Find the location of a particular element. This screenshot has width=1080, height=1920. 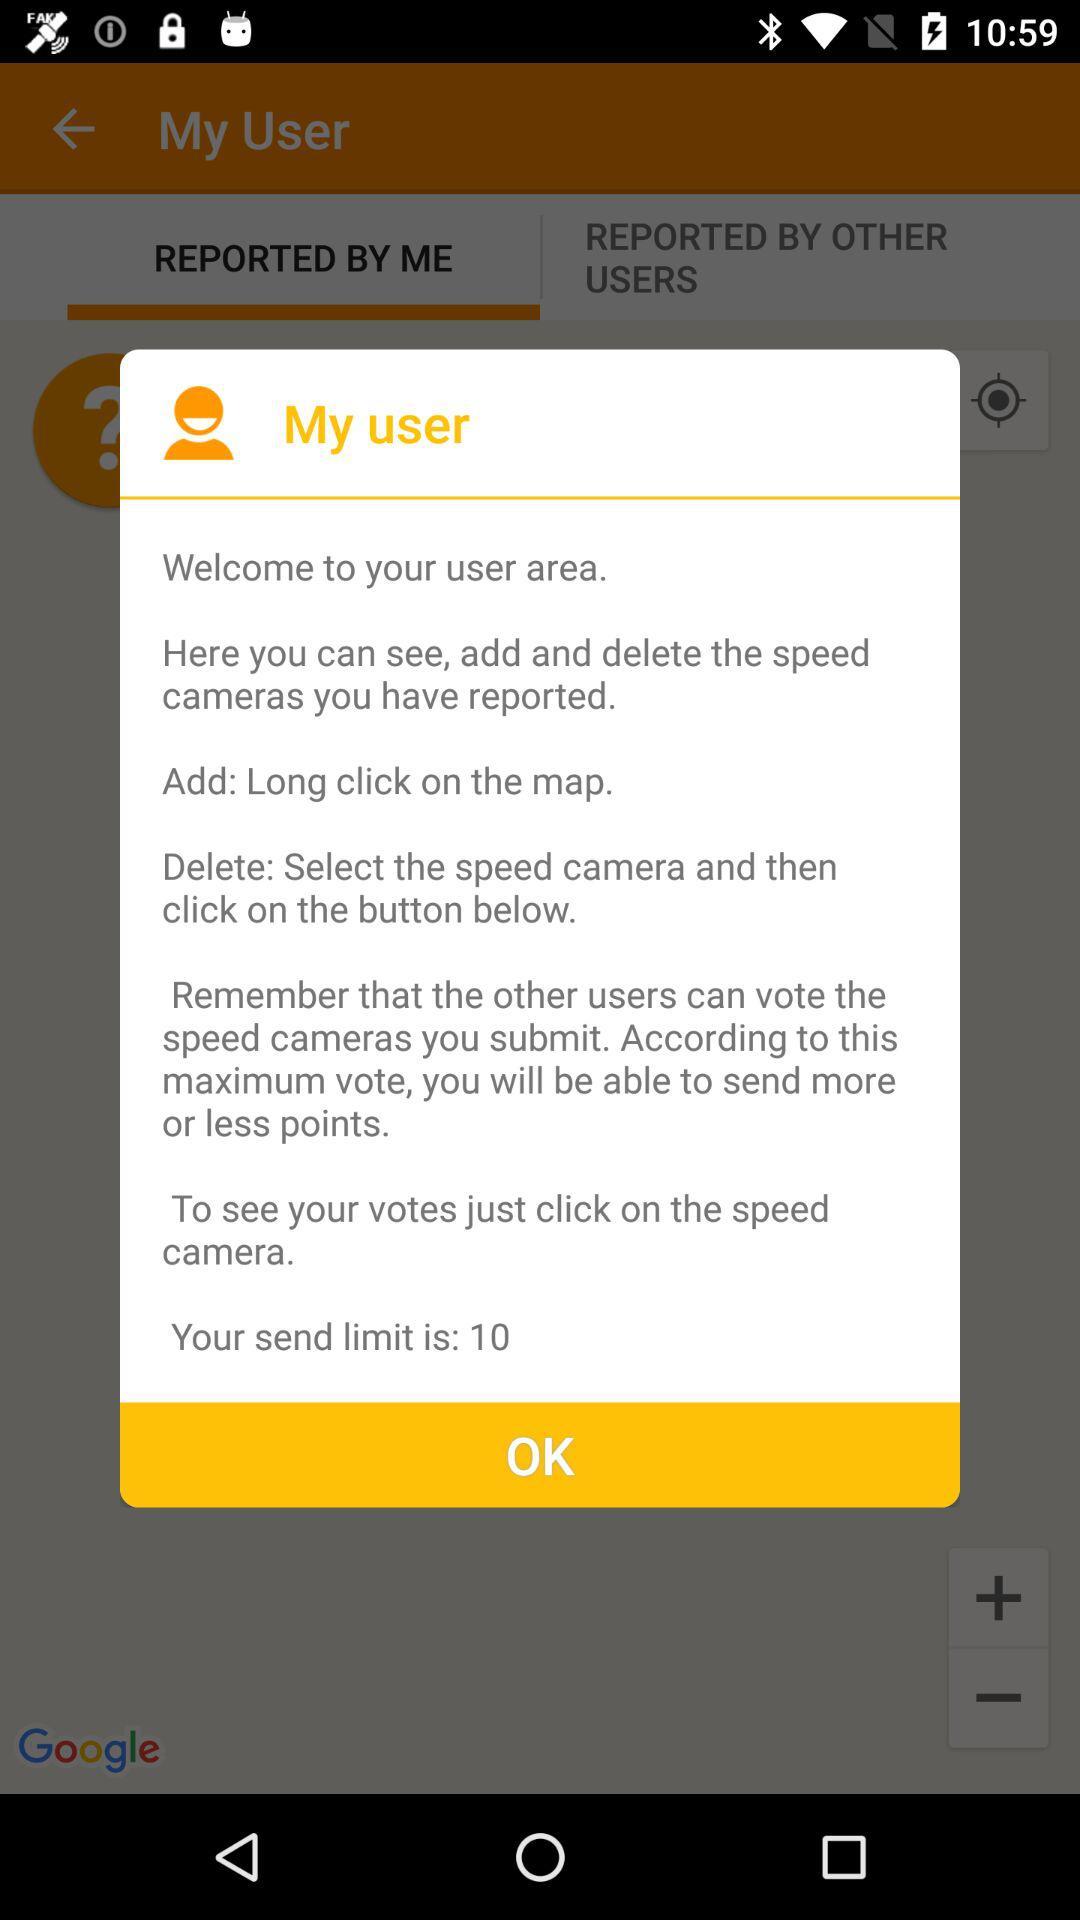

the icon at the top left corner is located at coordinates (198, 421).